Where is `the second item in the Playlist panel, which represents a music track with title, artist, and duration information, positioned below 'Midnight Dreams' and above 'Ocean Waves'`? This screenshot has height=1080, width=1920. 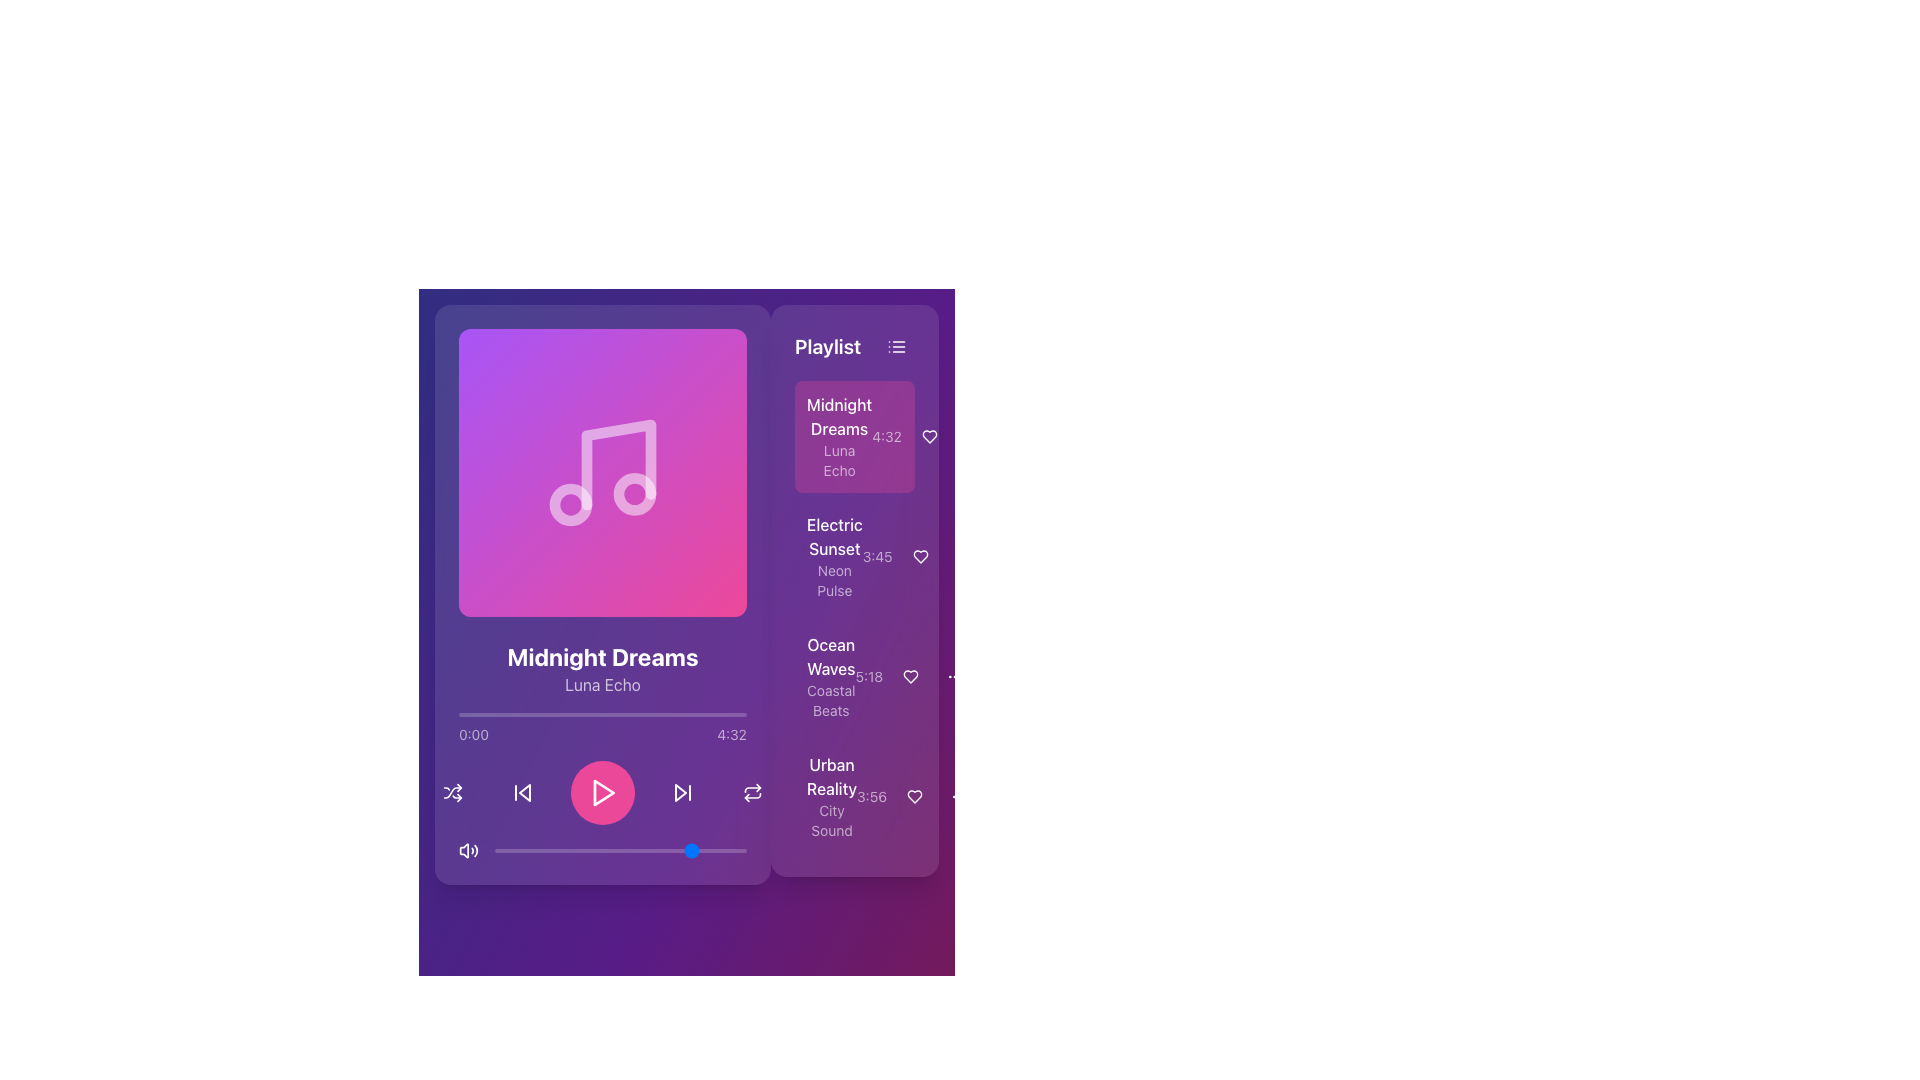
the second item in the Playlist panel, which represents a music track with title, artist, and duration information, positioned below 'Midnight Dreams' and above 'Ocean Waves' is located at coordinates (854, 616).